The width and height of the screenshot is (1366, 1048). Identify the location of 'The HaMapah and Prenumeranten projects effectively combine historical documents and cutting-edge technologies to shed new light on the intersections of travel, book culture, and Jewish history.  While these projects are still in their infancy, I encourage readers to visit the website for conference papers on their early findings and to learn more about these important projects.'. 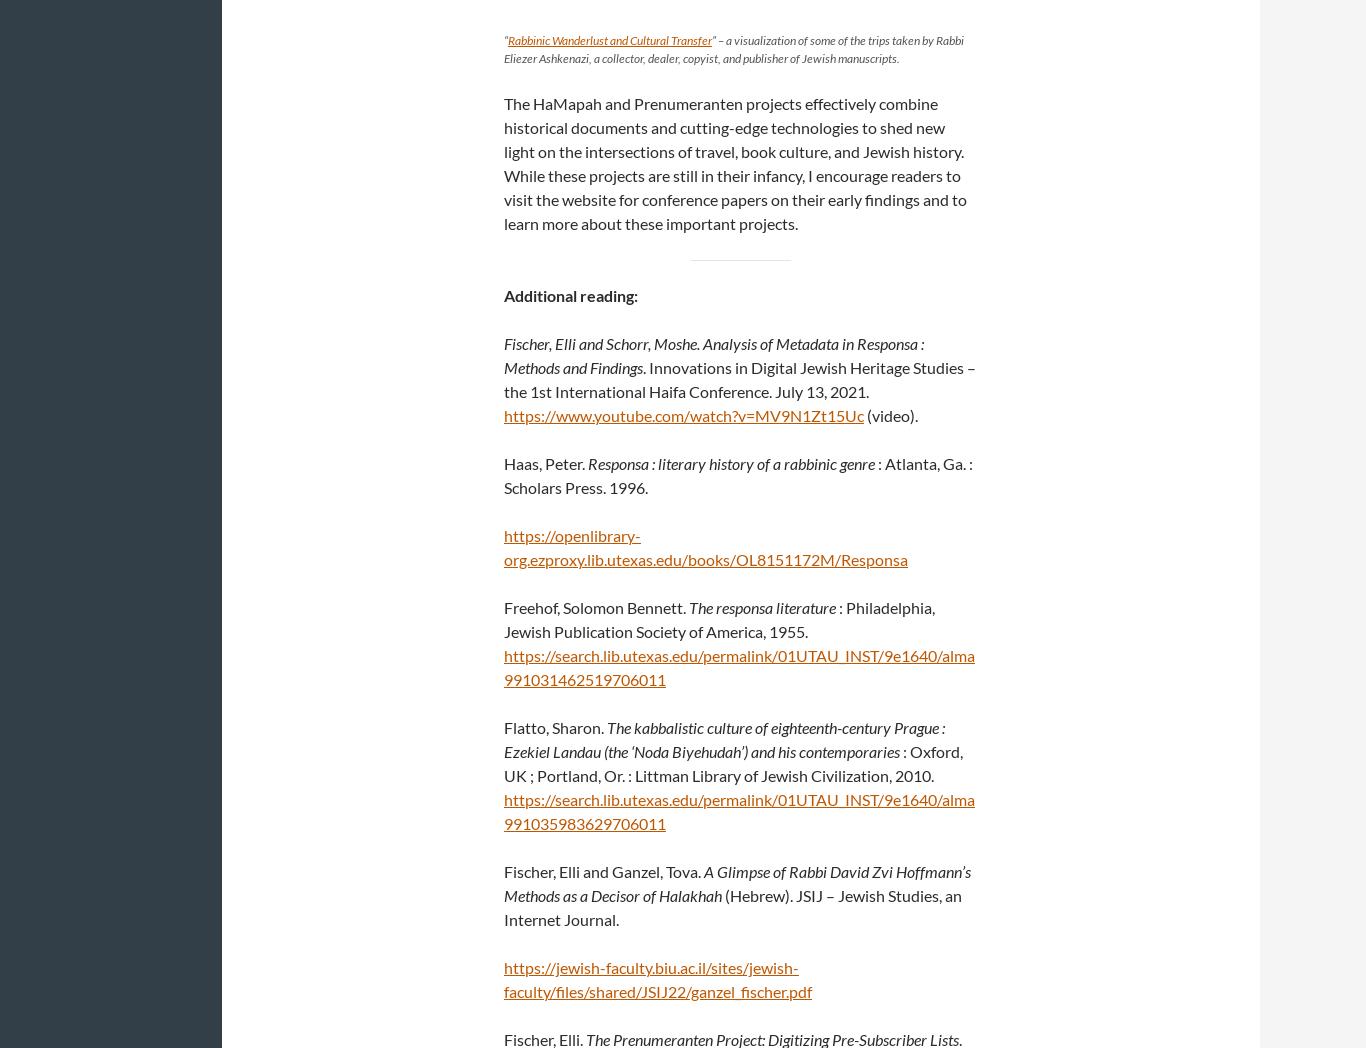
(735, 163).